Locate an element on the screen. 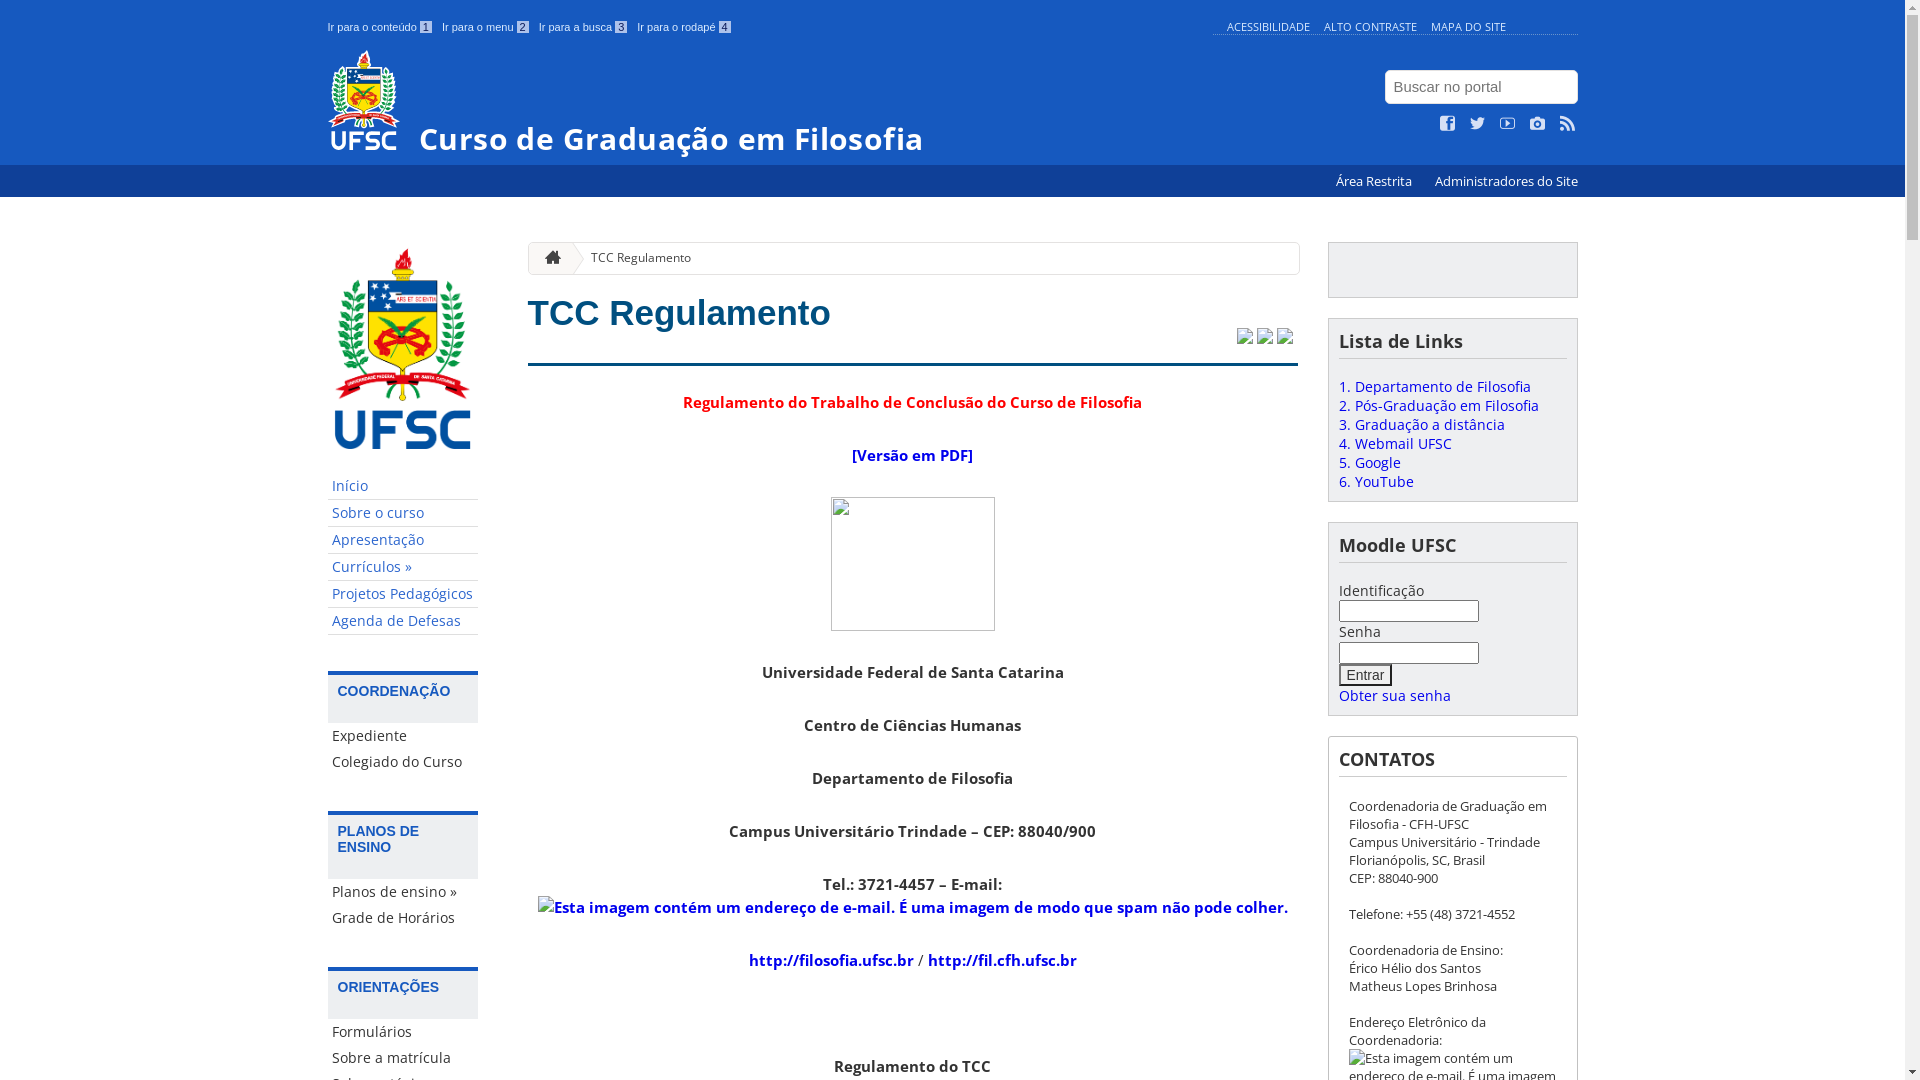 This screenshot has width=1920, height=1080. 'ACESSIBILIDADE' is located at coordinates (1266, 26).